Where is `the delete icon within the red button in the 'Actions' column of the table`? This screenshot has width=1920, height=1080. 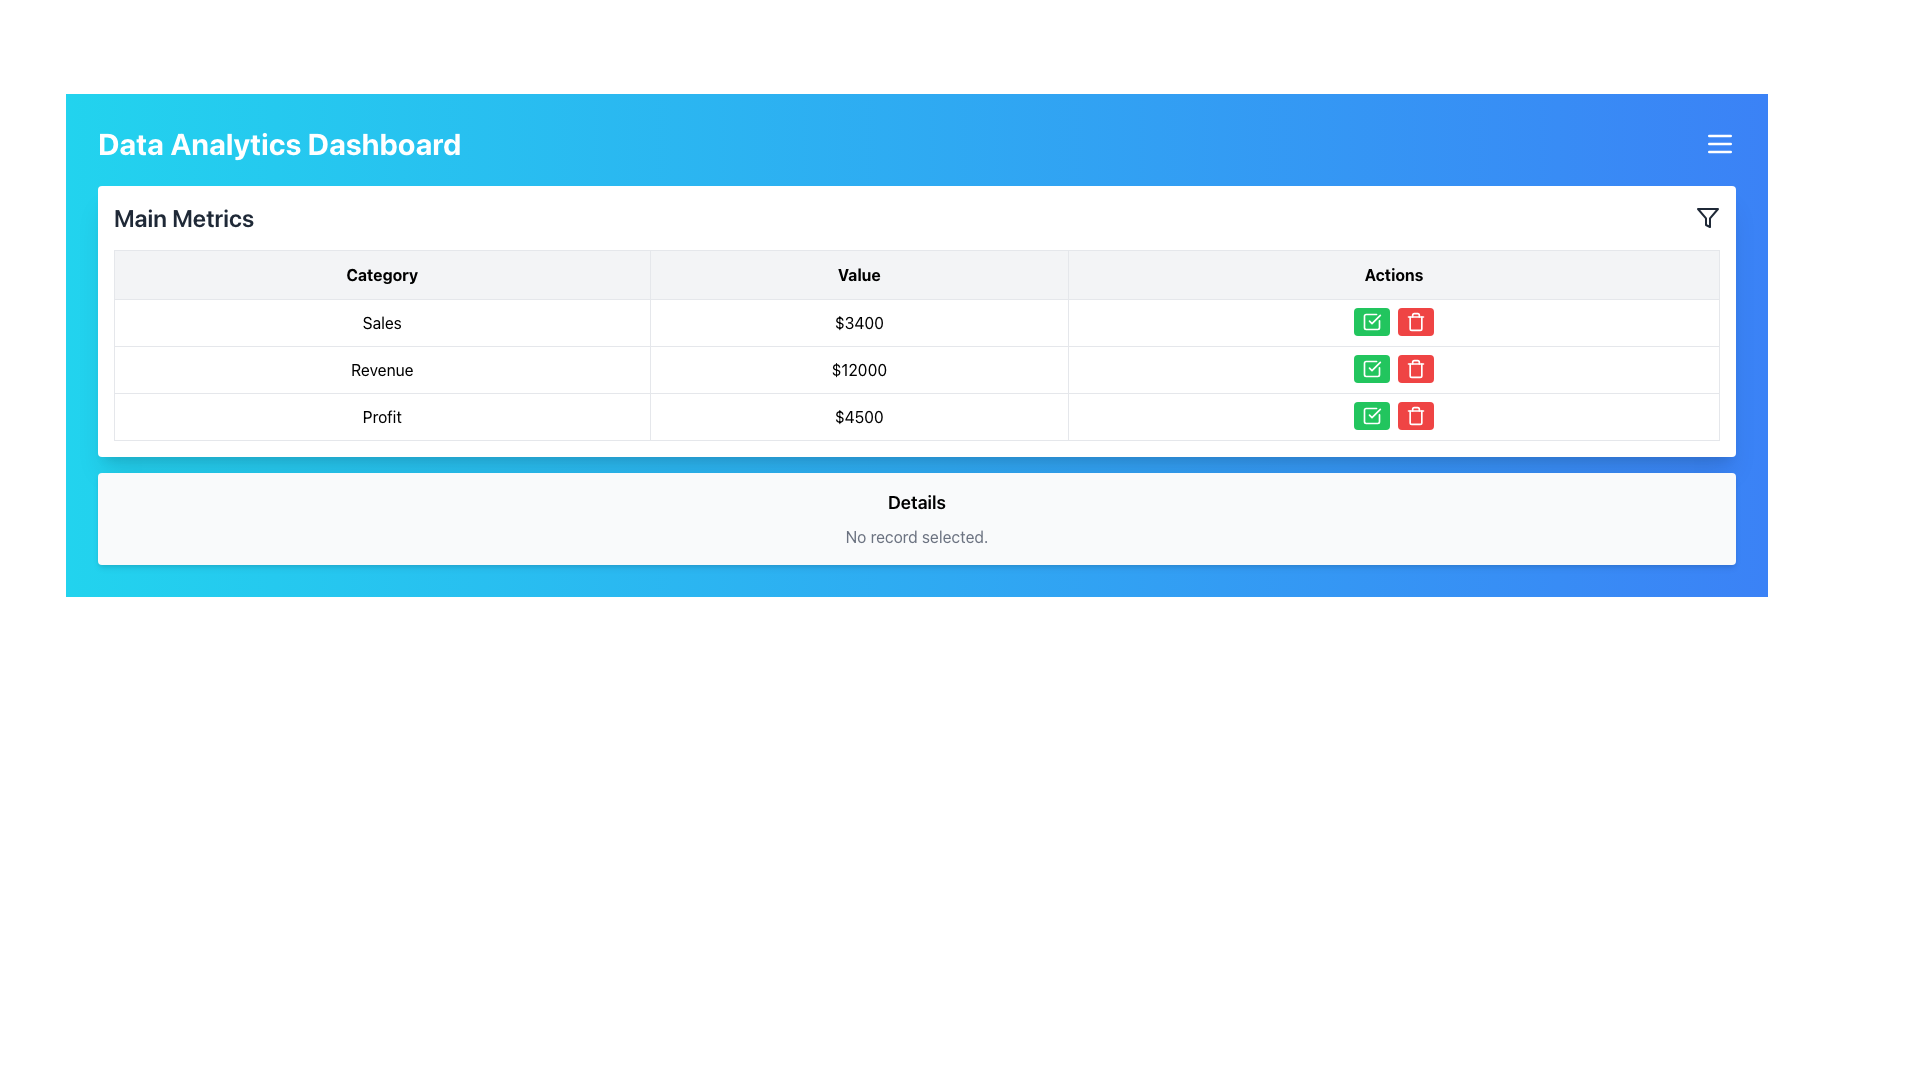
the delete icon within the red button in the 'Actions' column of the table is located at coordinates (1415, 415).